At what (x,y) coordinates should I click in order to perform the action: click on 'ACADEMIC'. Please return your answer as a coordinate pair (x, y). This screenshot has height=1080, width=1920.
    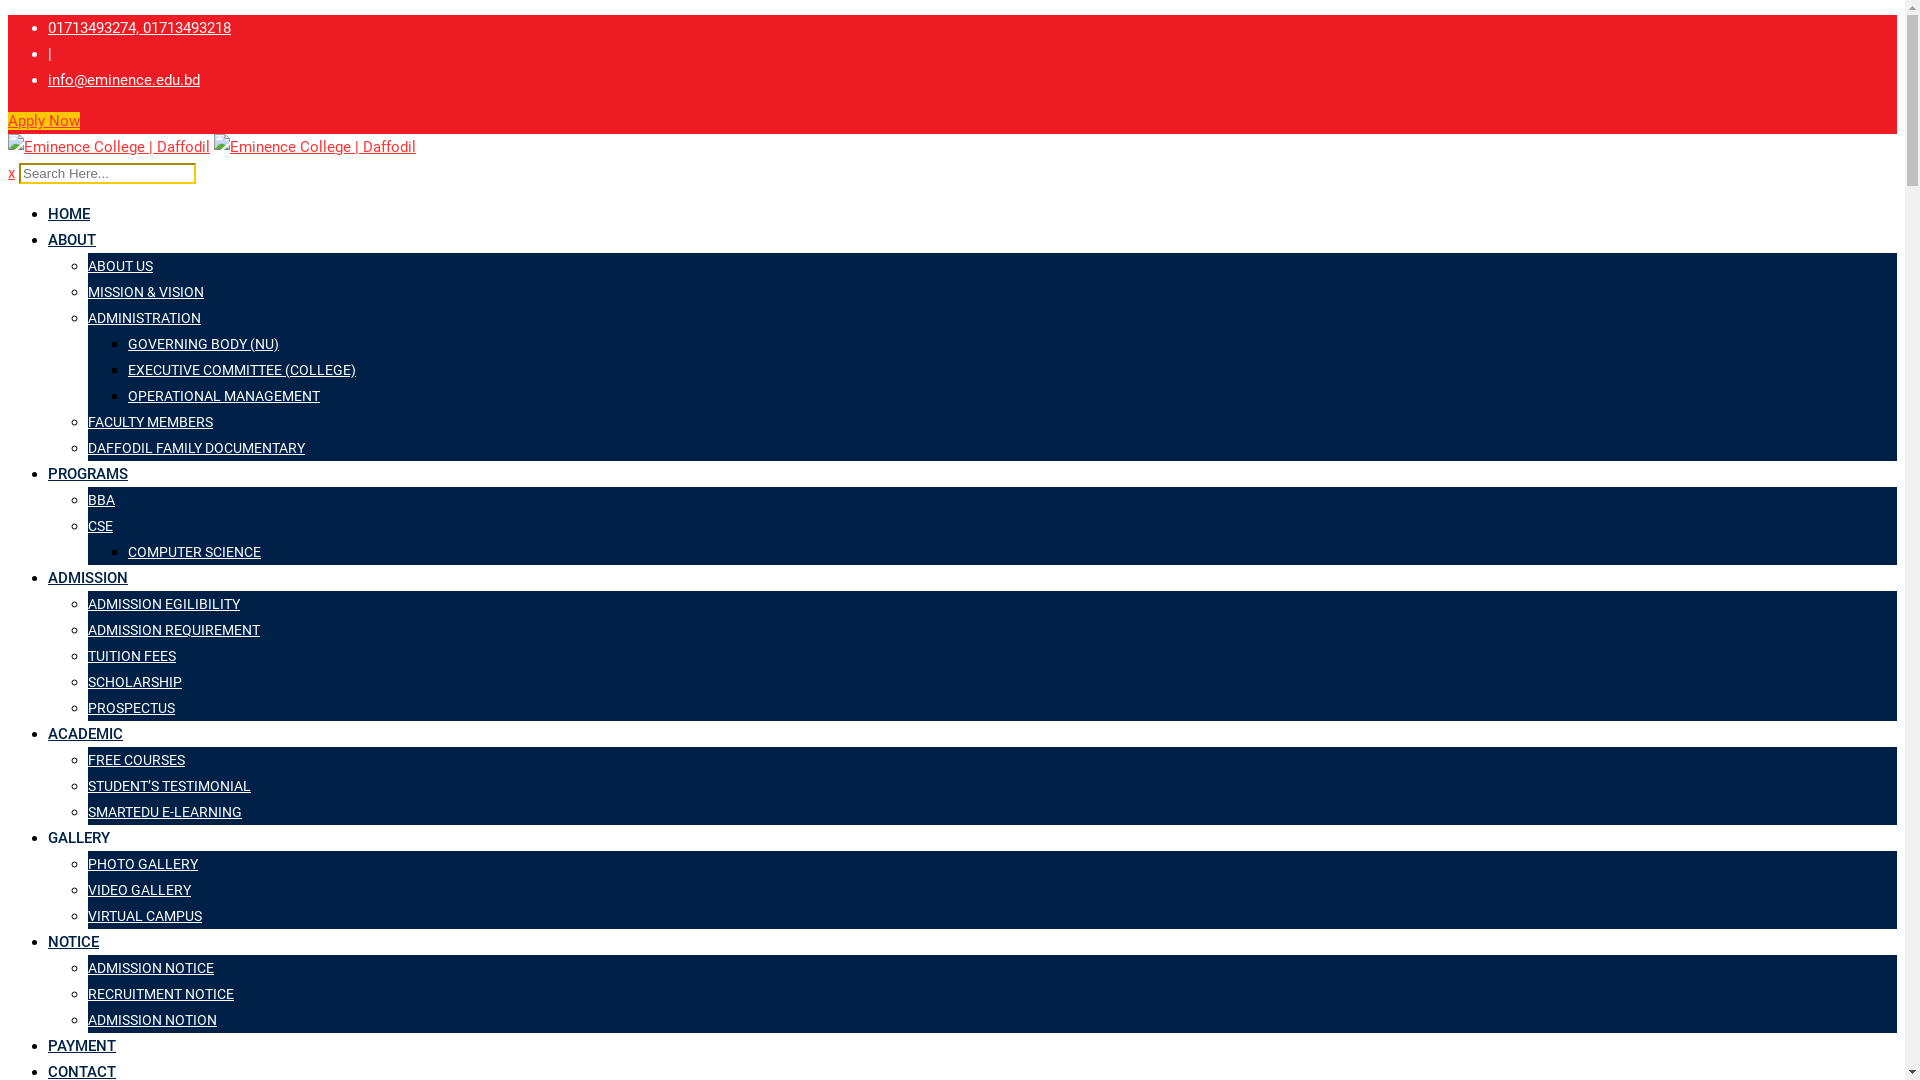
    Looking at the image, I should click on (84, 733).